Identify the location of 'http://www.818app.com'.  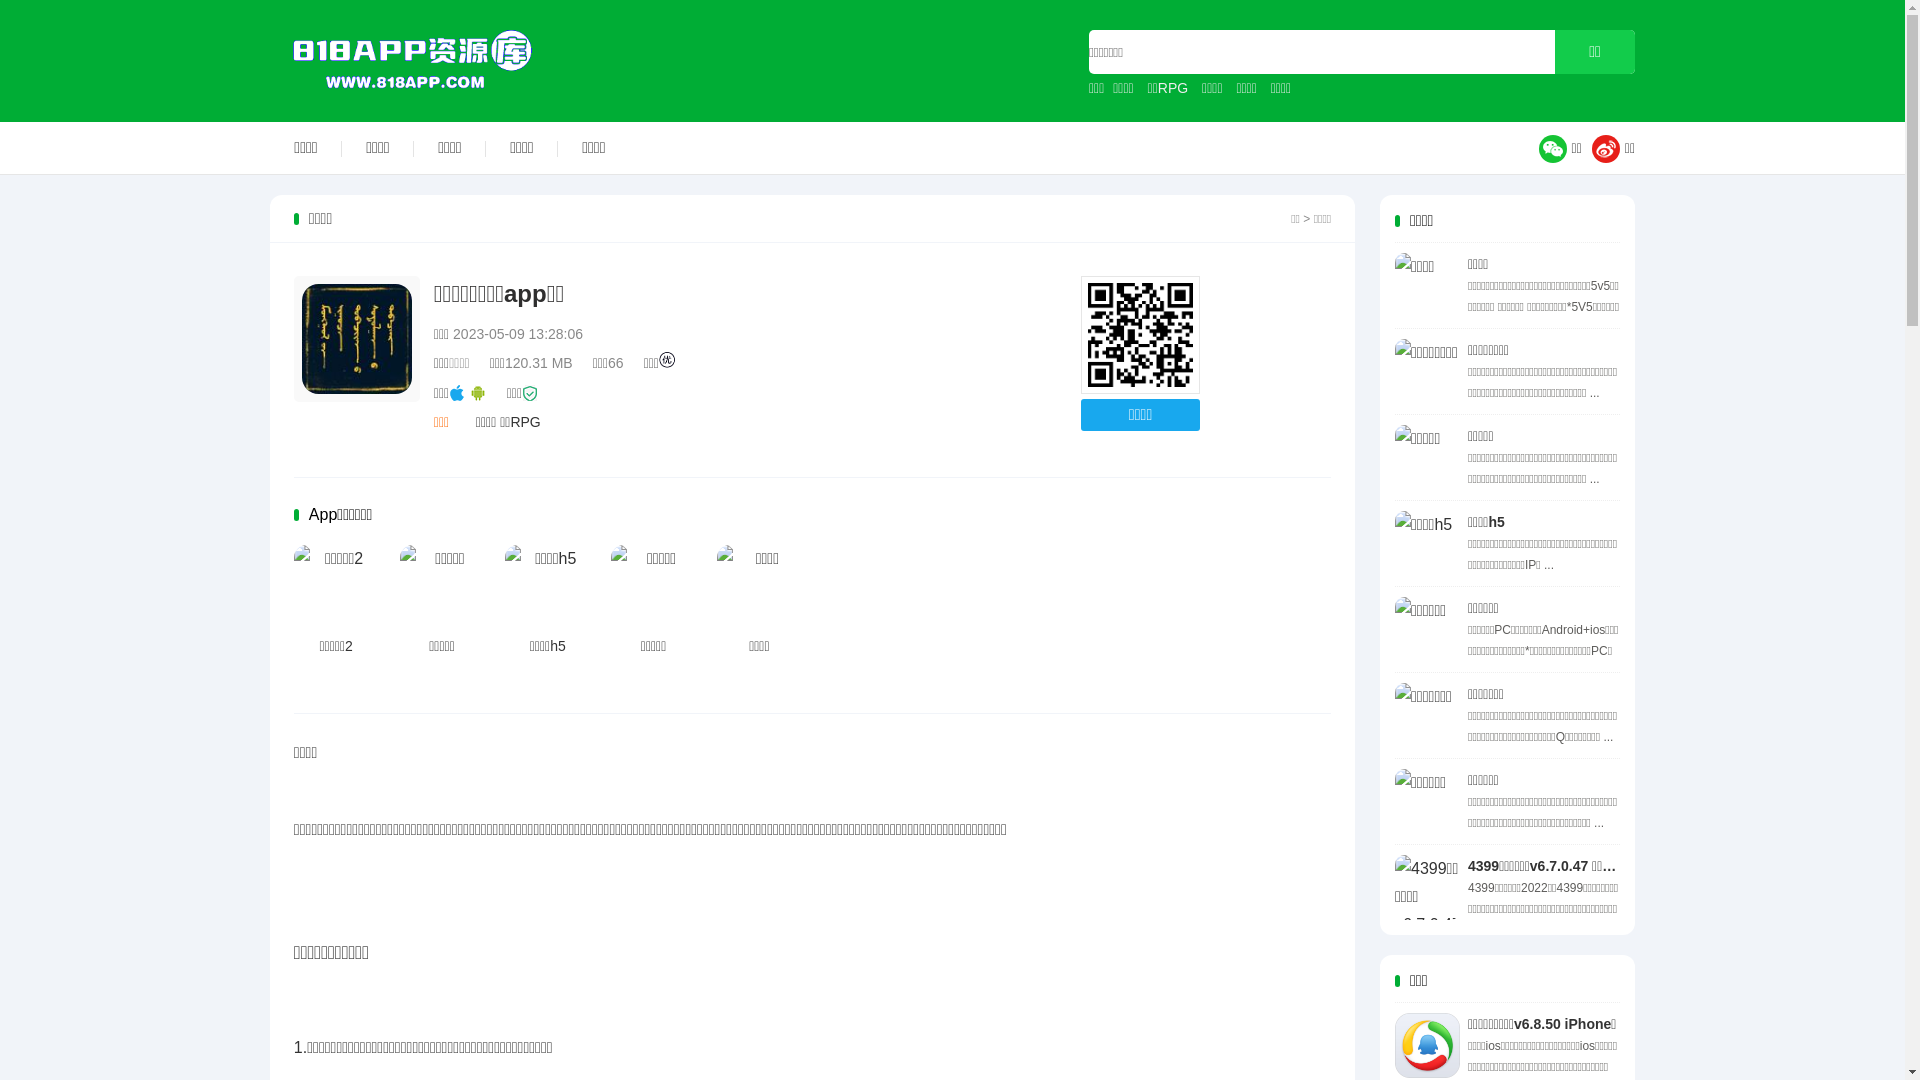
(1087, 334).